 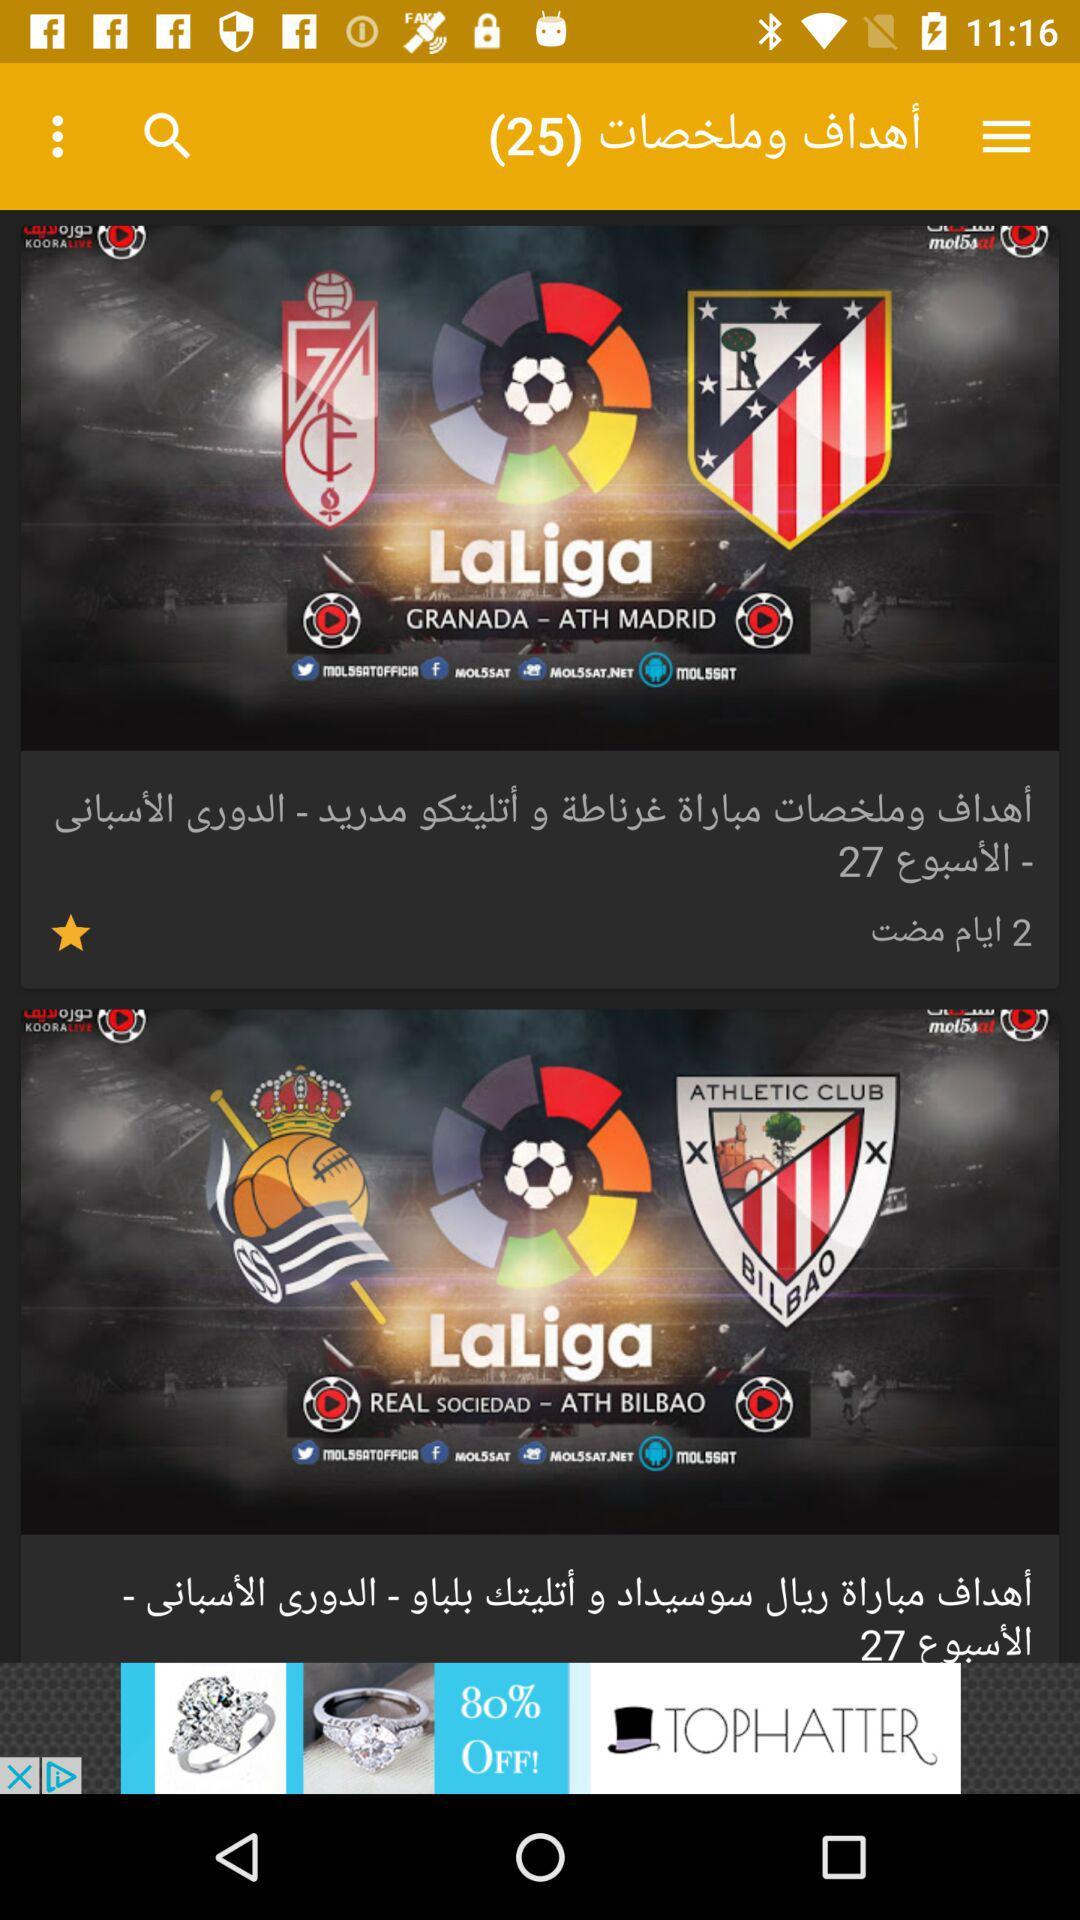 I want to click on search icon, so click(x=167, y=136).